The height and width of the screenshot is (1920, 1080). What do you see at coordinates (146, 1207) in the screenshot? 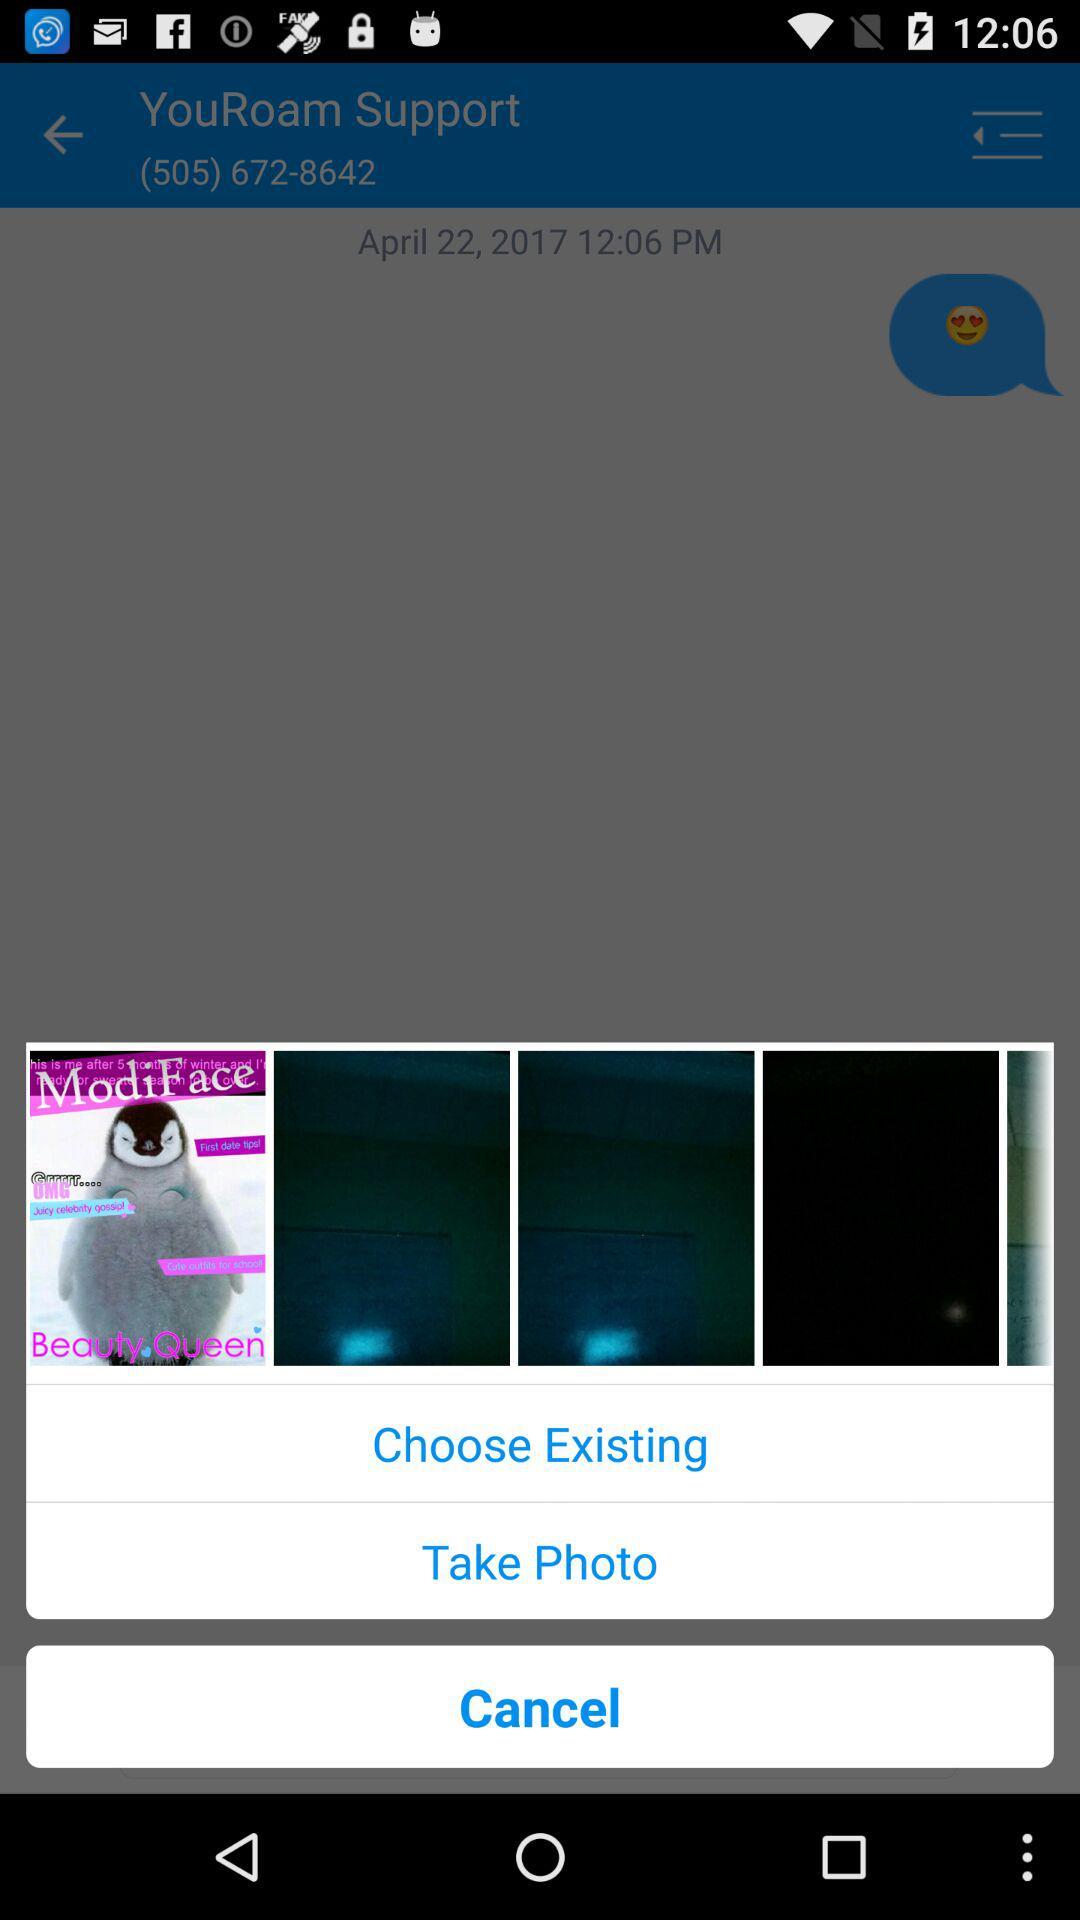
I see `photo` at bounding box center [146, 1207].